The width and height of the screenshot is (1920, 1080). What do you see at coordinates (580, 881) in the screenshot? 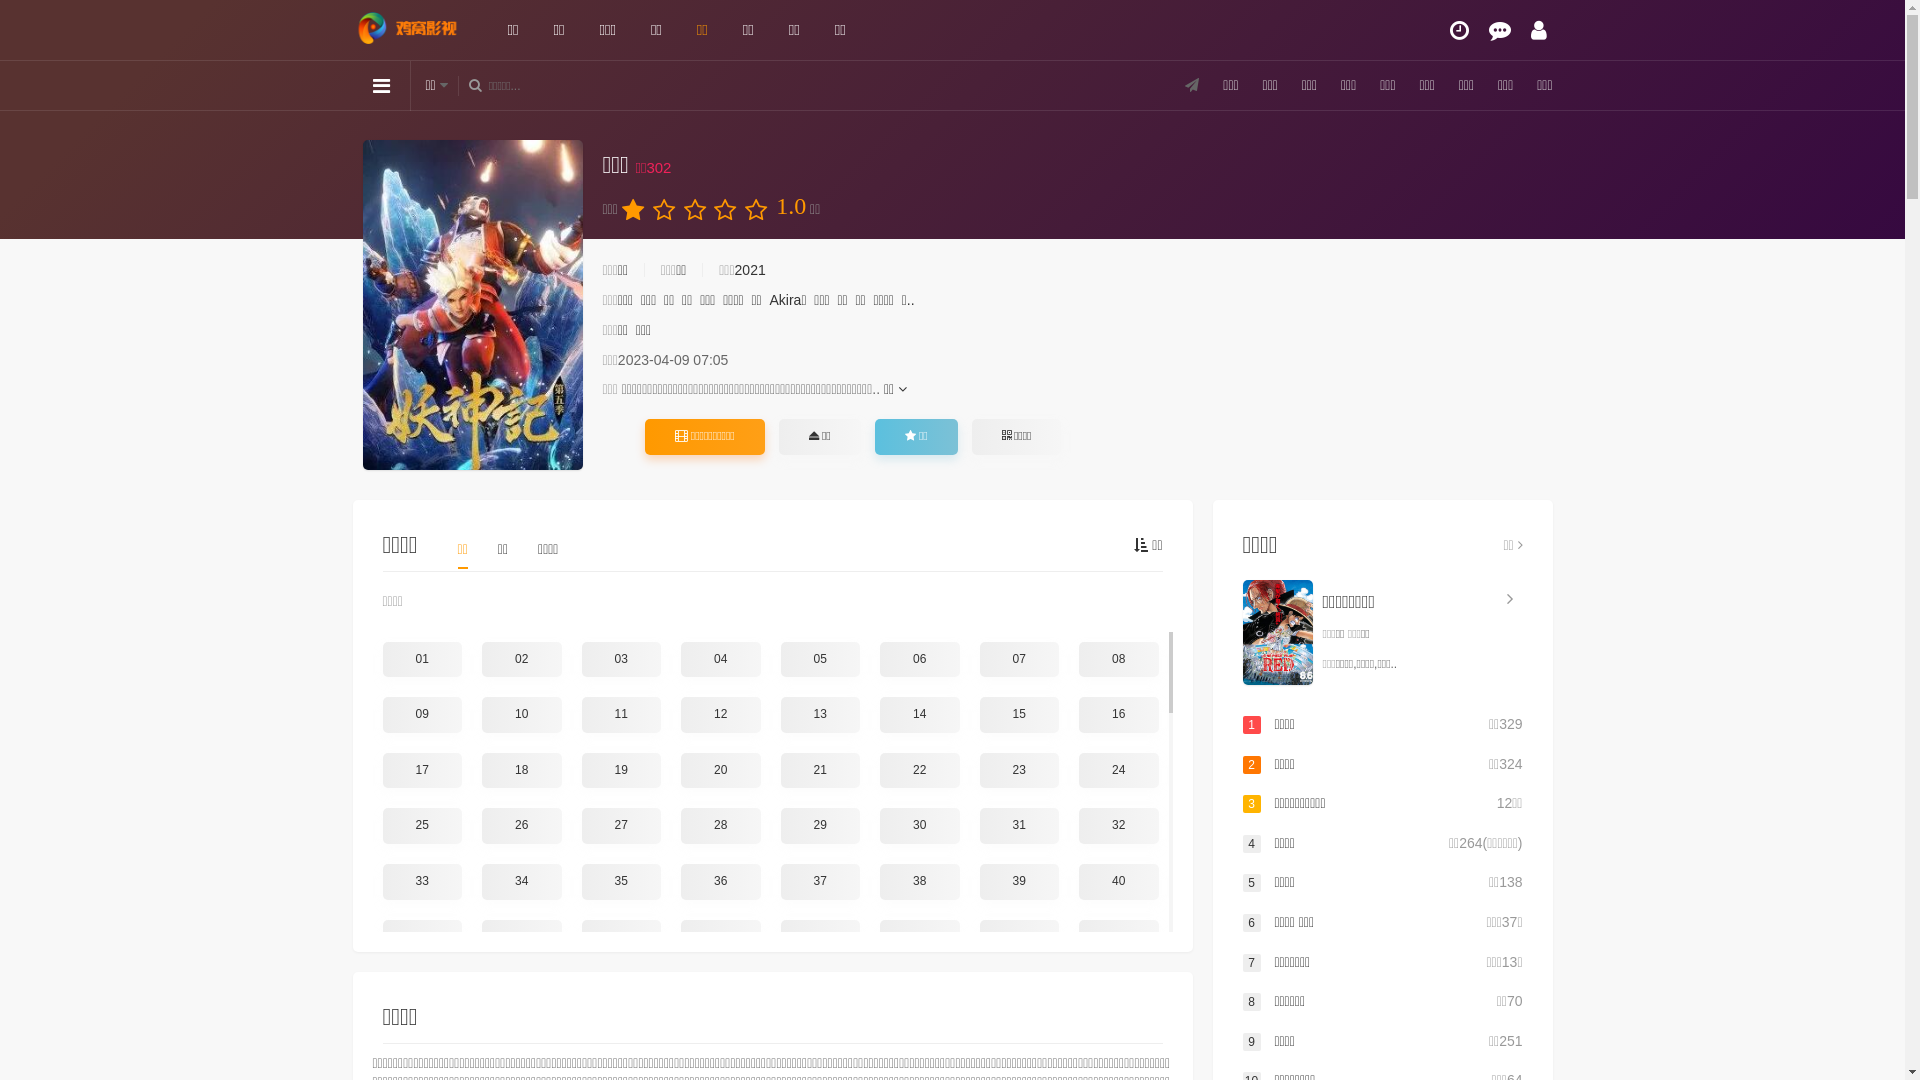
I see `'35'` at bounding box center [580, 881].